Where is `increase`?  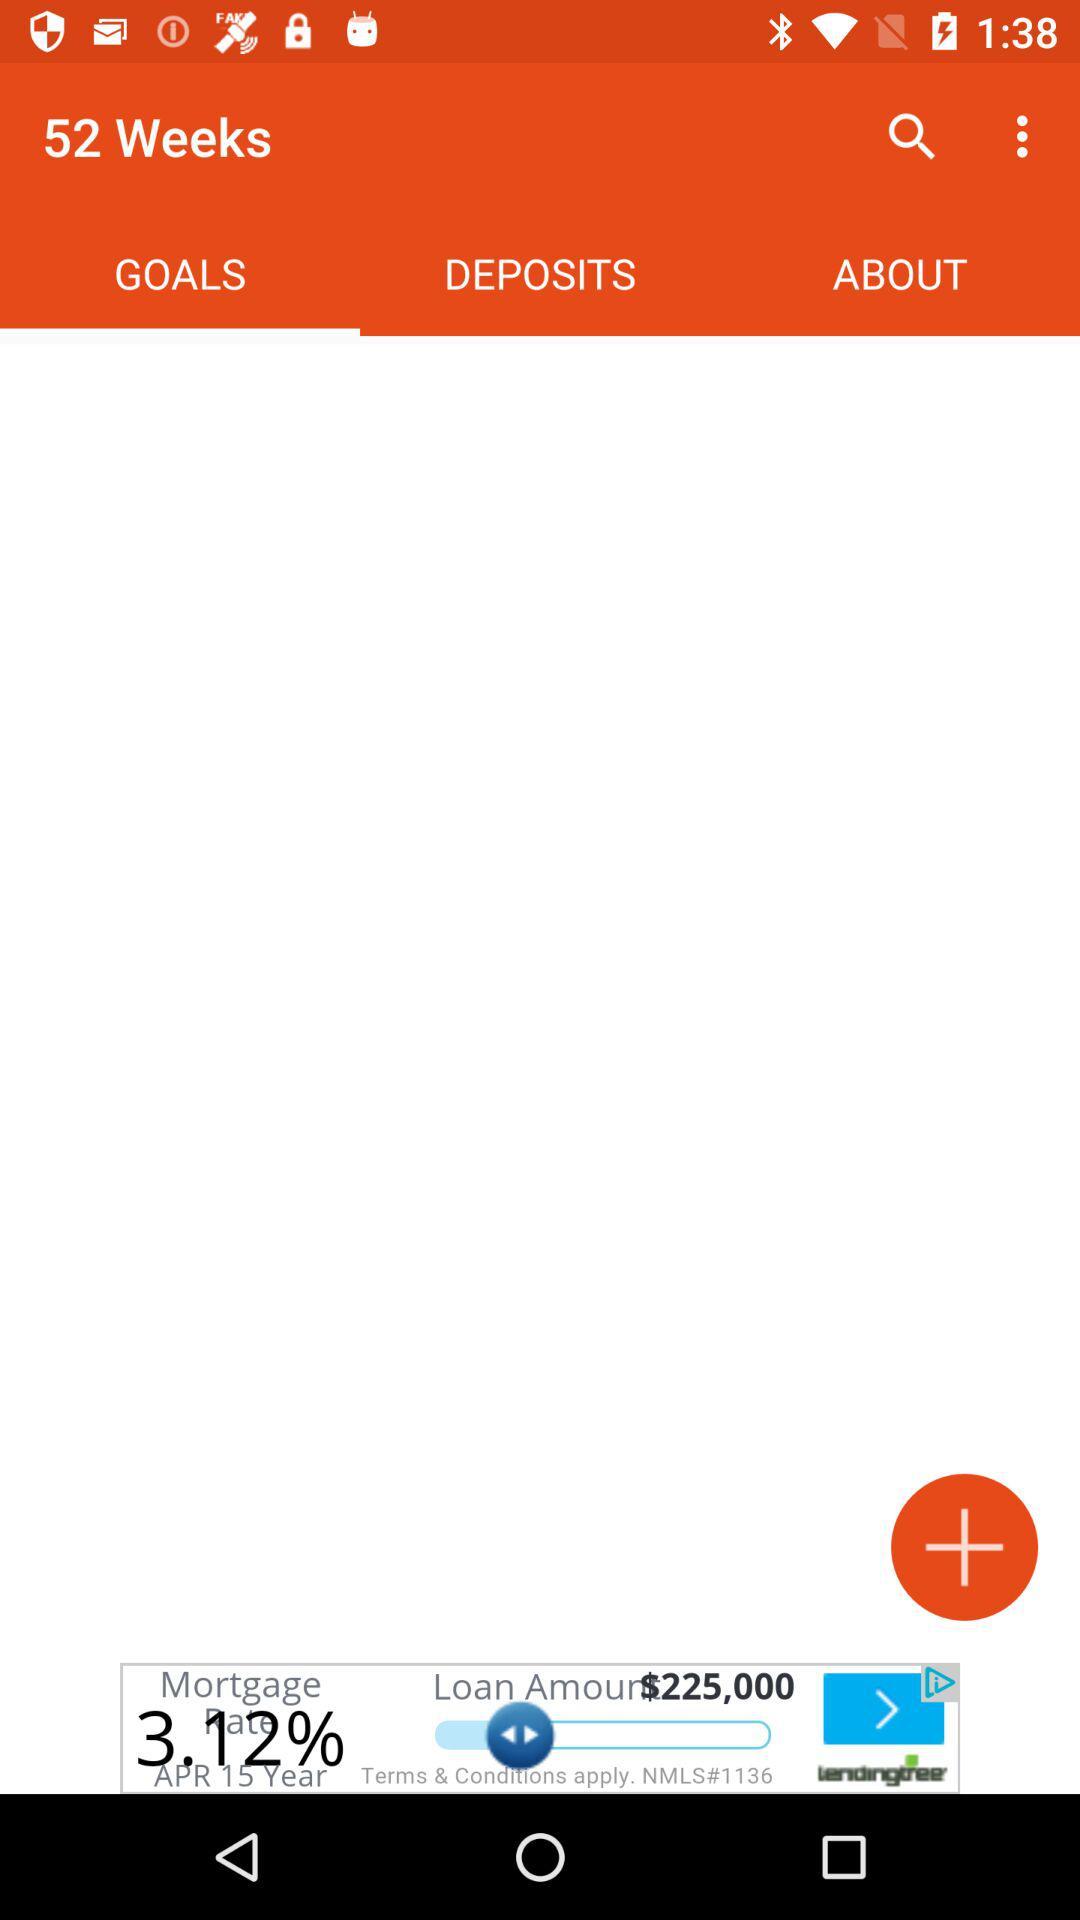
increase is located at coordinates (963, 1546).